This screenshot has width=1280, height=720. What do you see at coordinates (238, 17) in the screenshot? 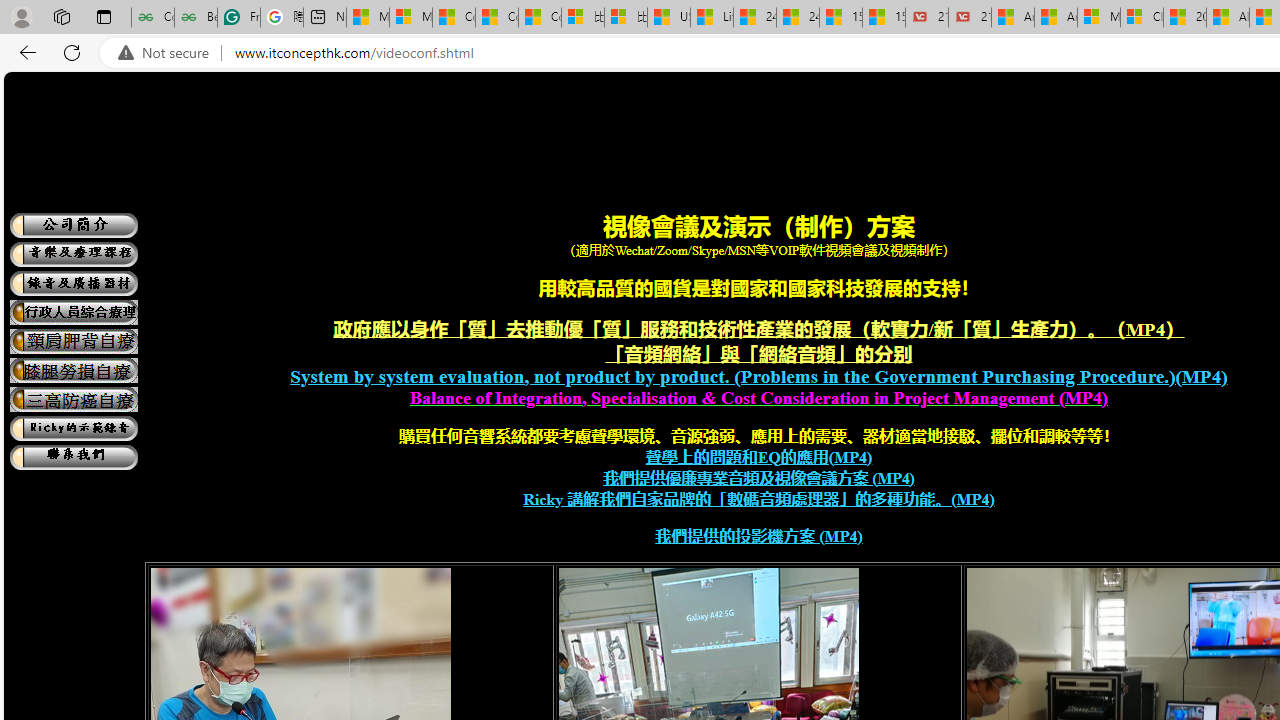
I see `'Free AI Writing Assistance for Students | Grammarly'` at bounding box center [238, 17].